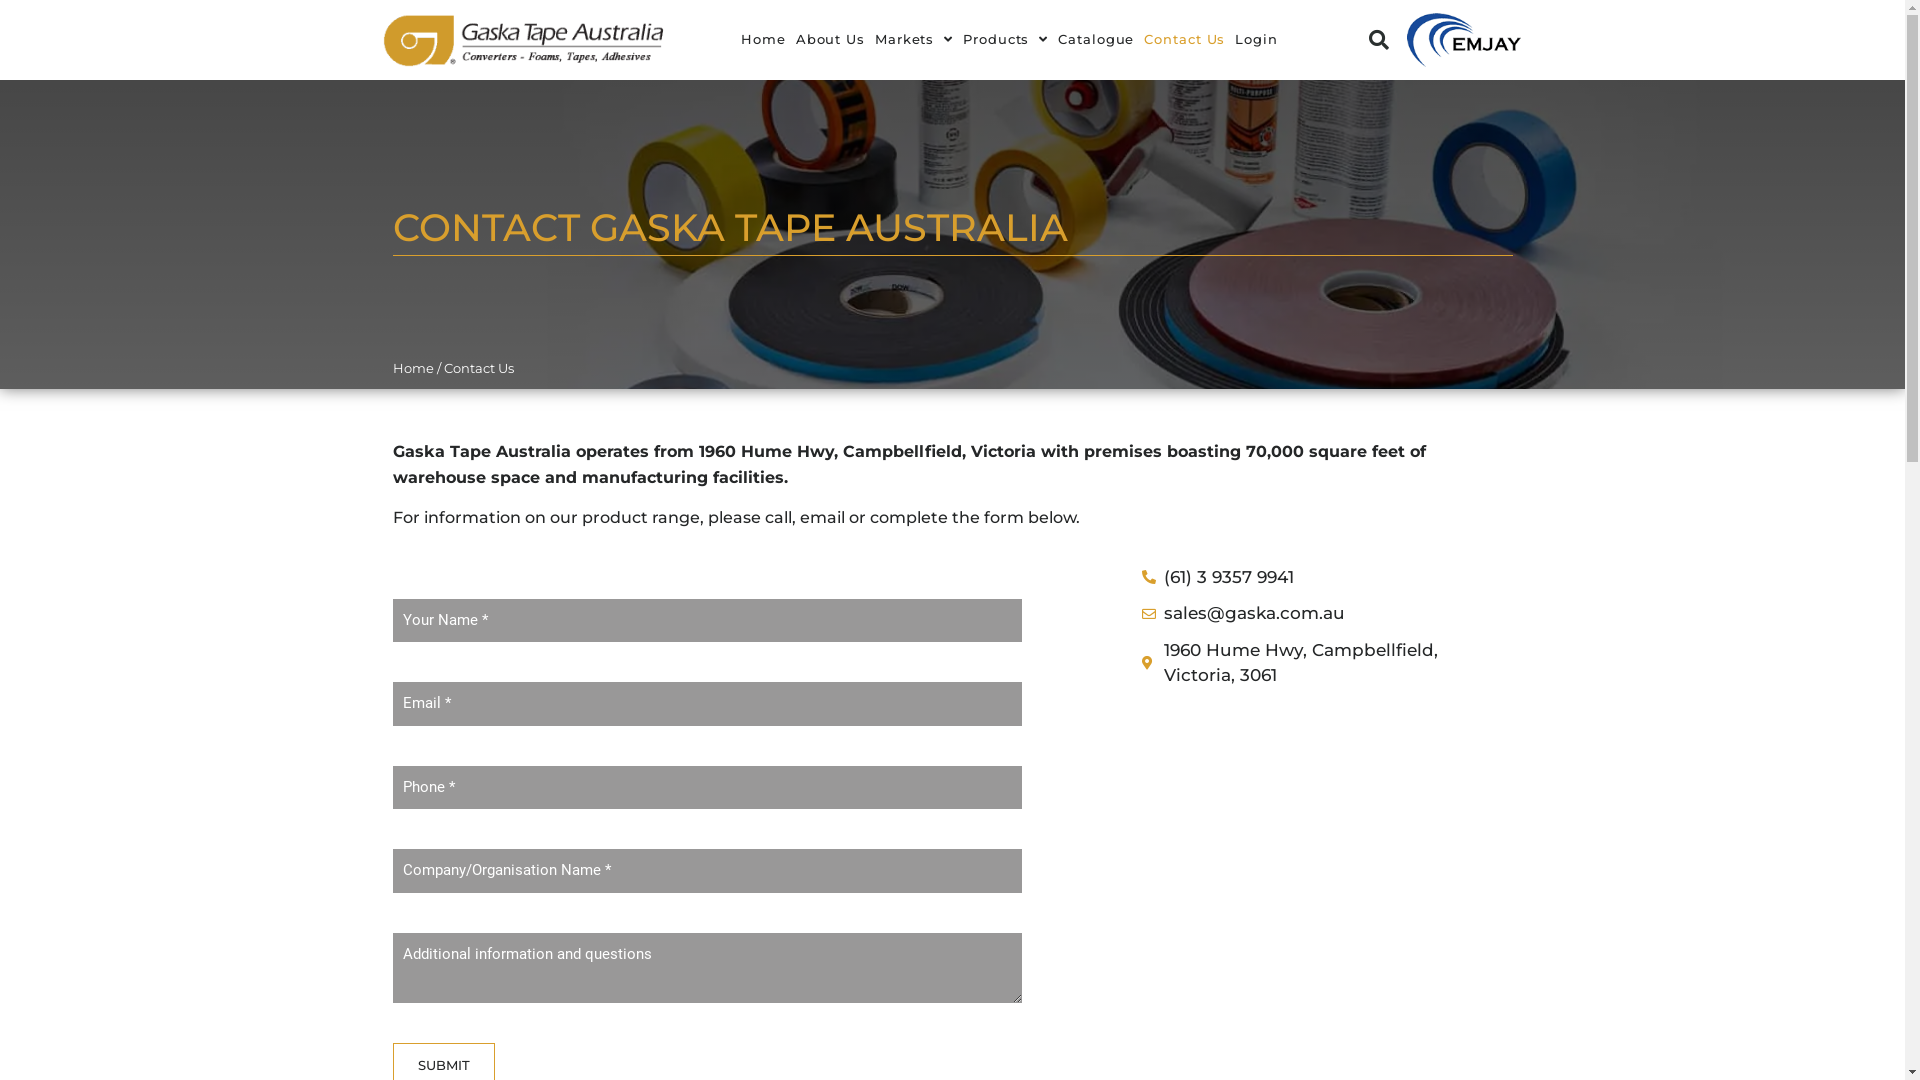 This screenshot has height=1080, width=1920. I want to click on 'Catalogue', so click(1094, 39).